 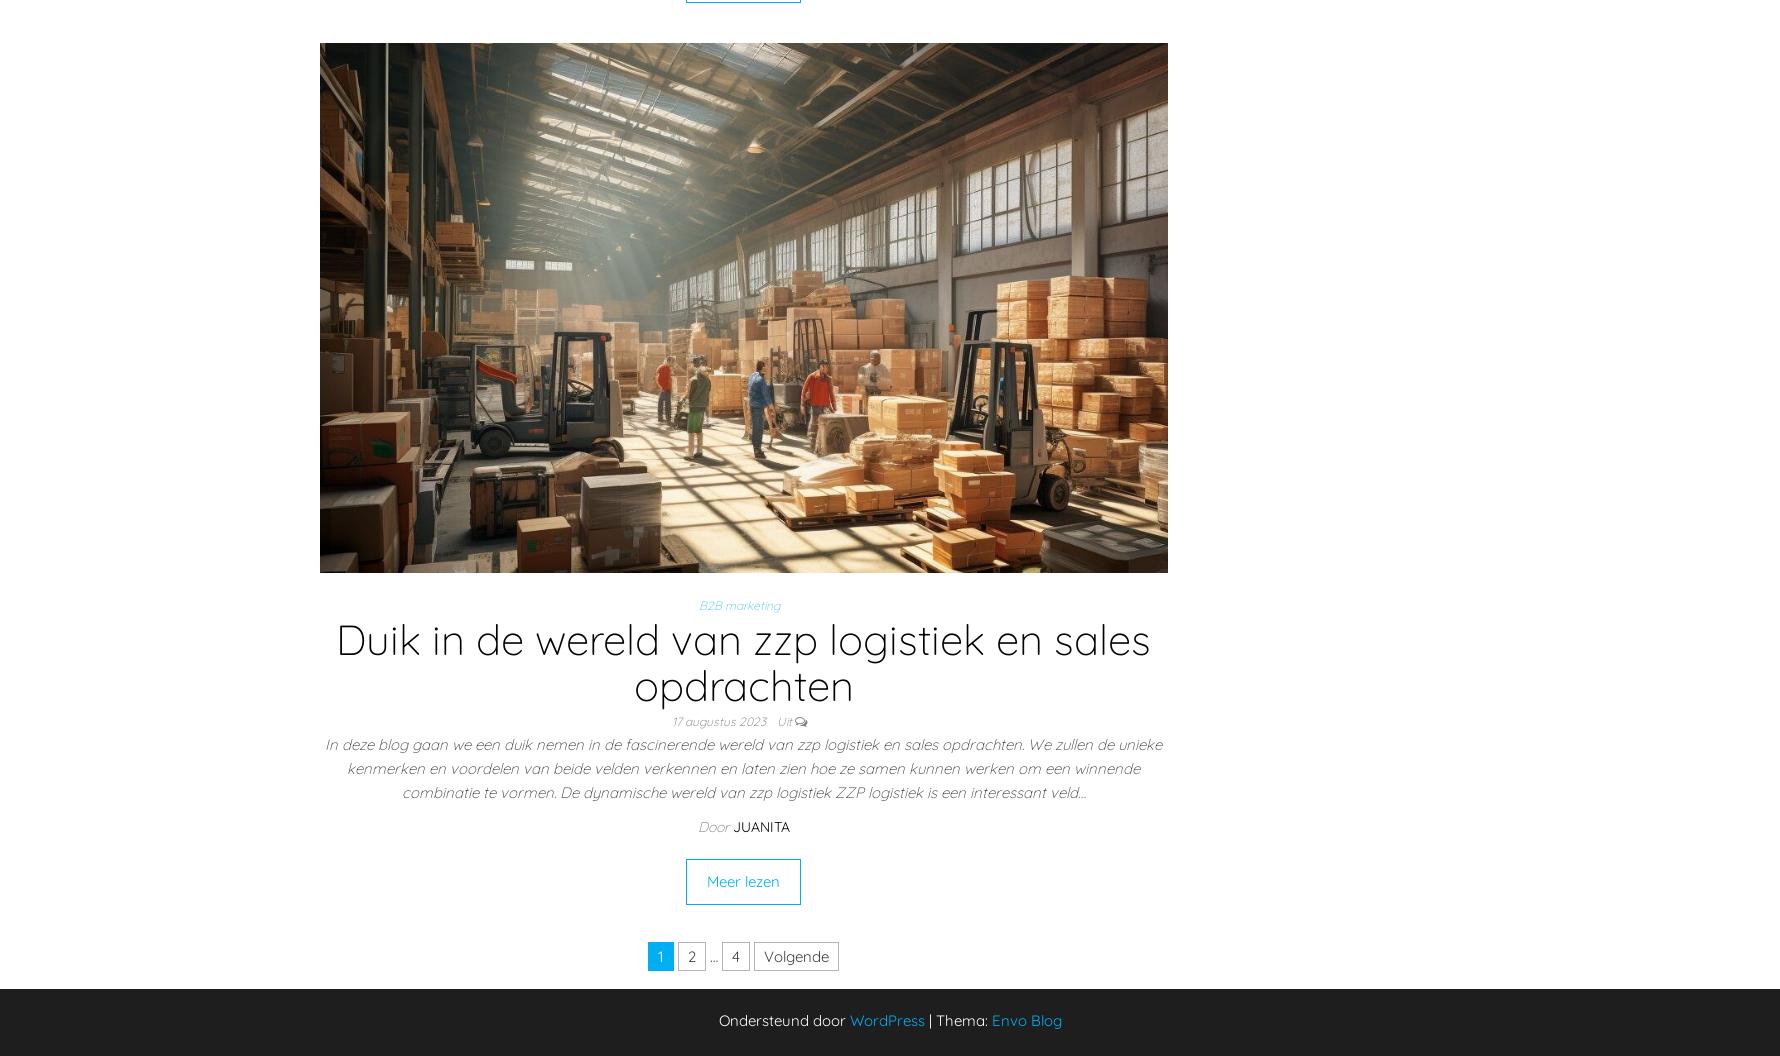 What do you see at coordinates (931, 1019) in the screenshot?
I see `'|'` at bounding box center [931, 1019].